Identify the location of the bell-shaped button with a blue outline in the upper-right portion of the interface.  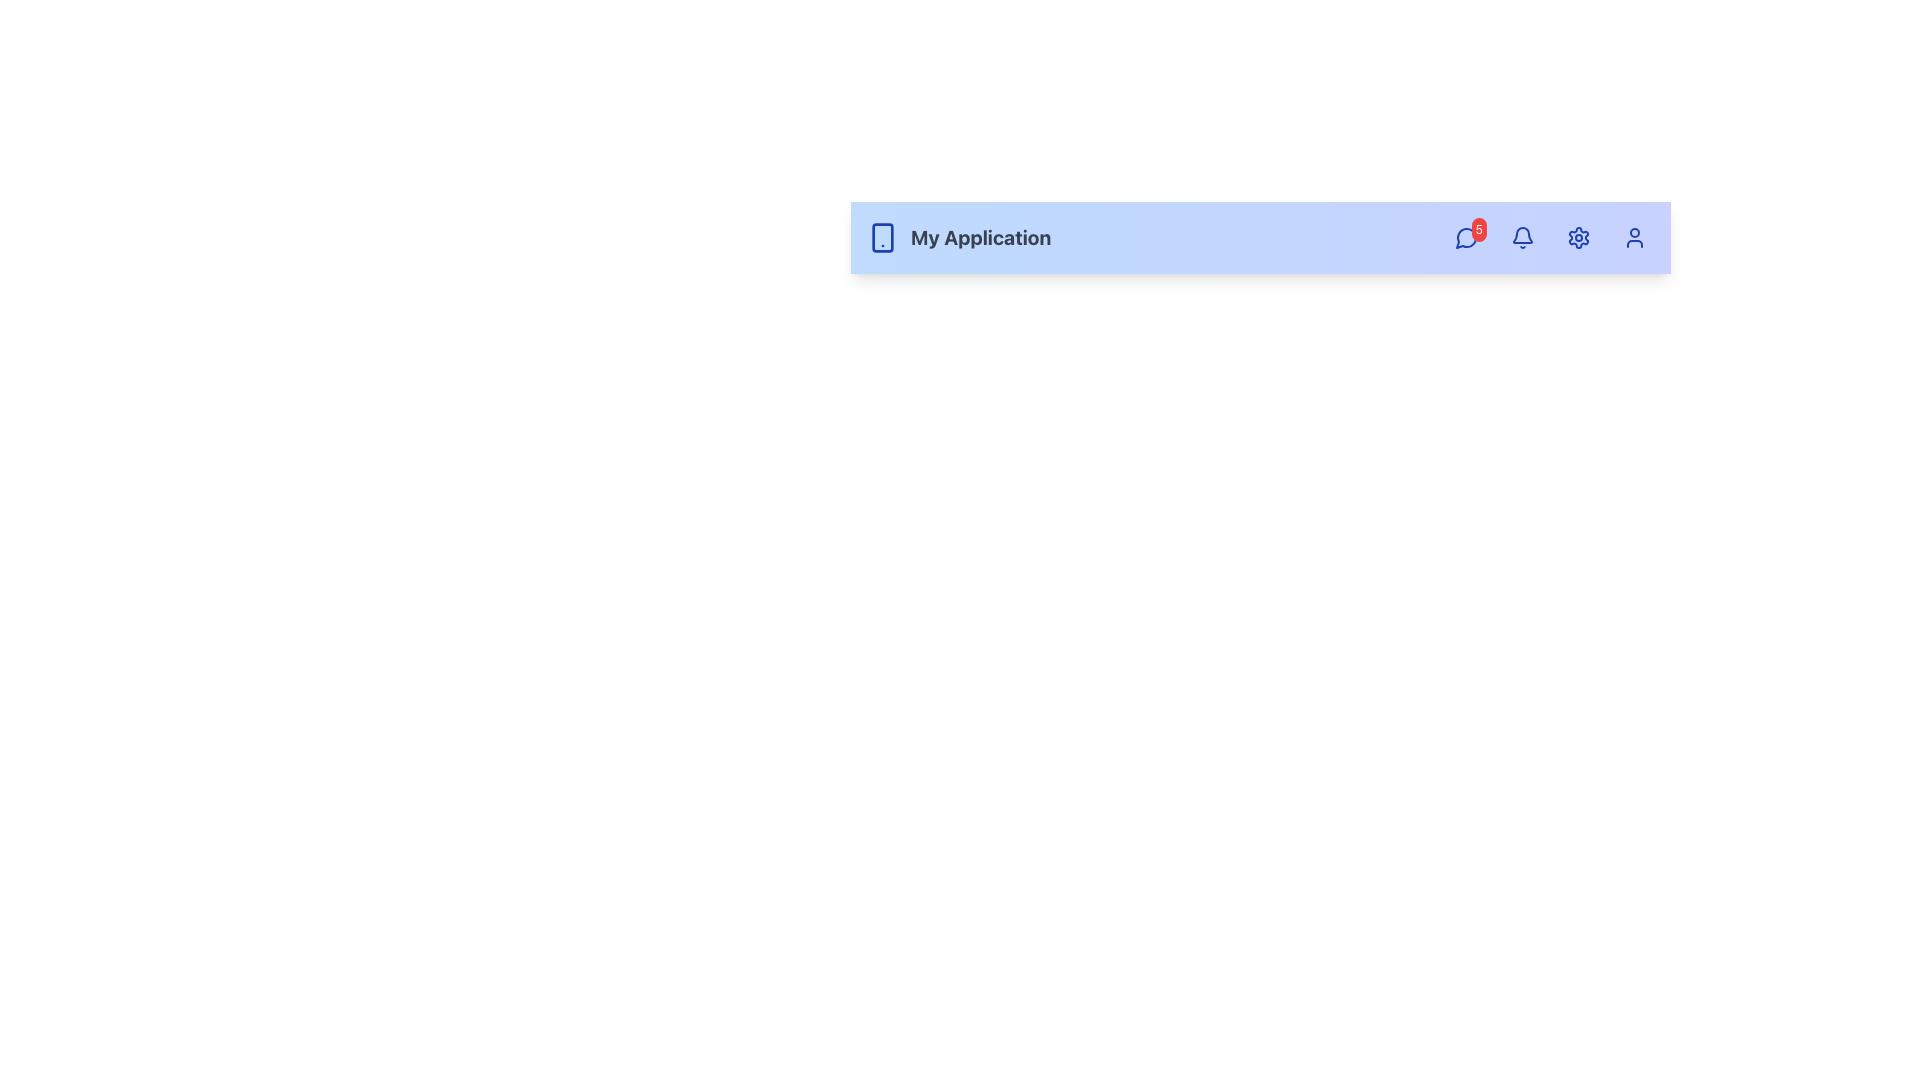
(1521, 237).